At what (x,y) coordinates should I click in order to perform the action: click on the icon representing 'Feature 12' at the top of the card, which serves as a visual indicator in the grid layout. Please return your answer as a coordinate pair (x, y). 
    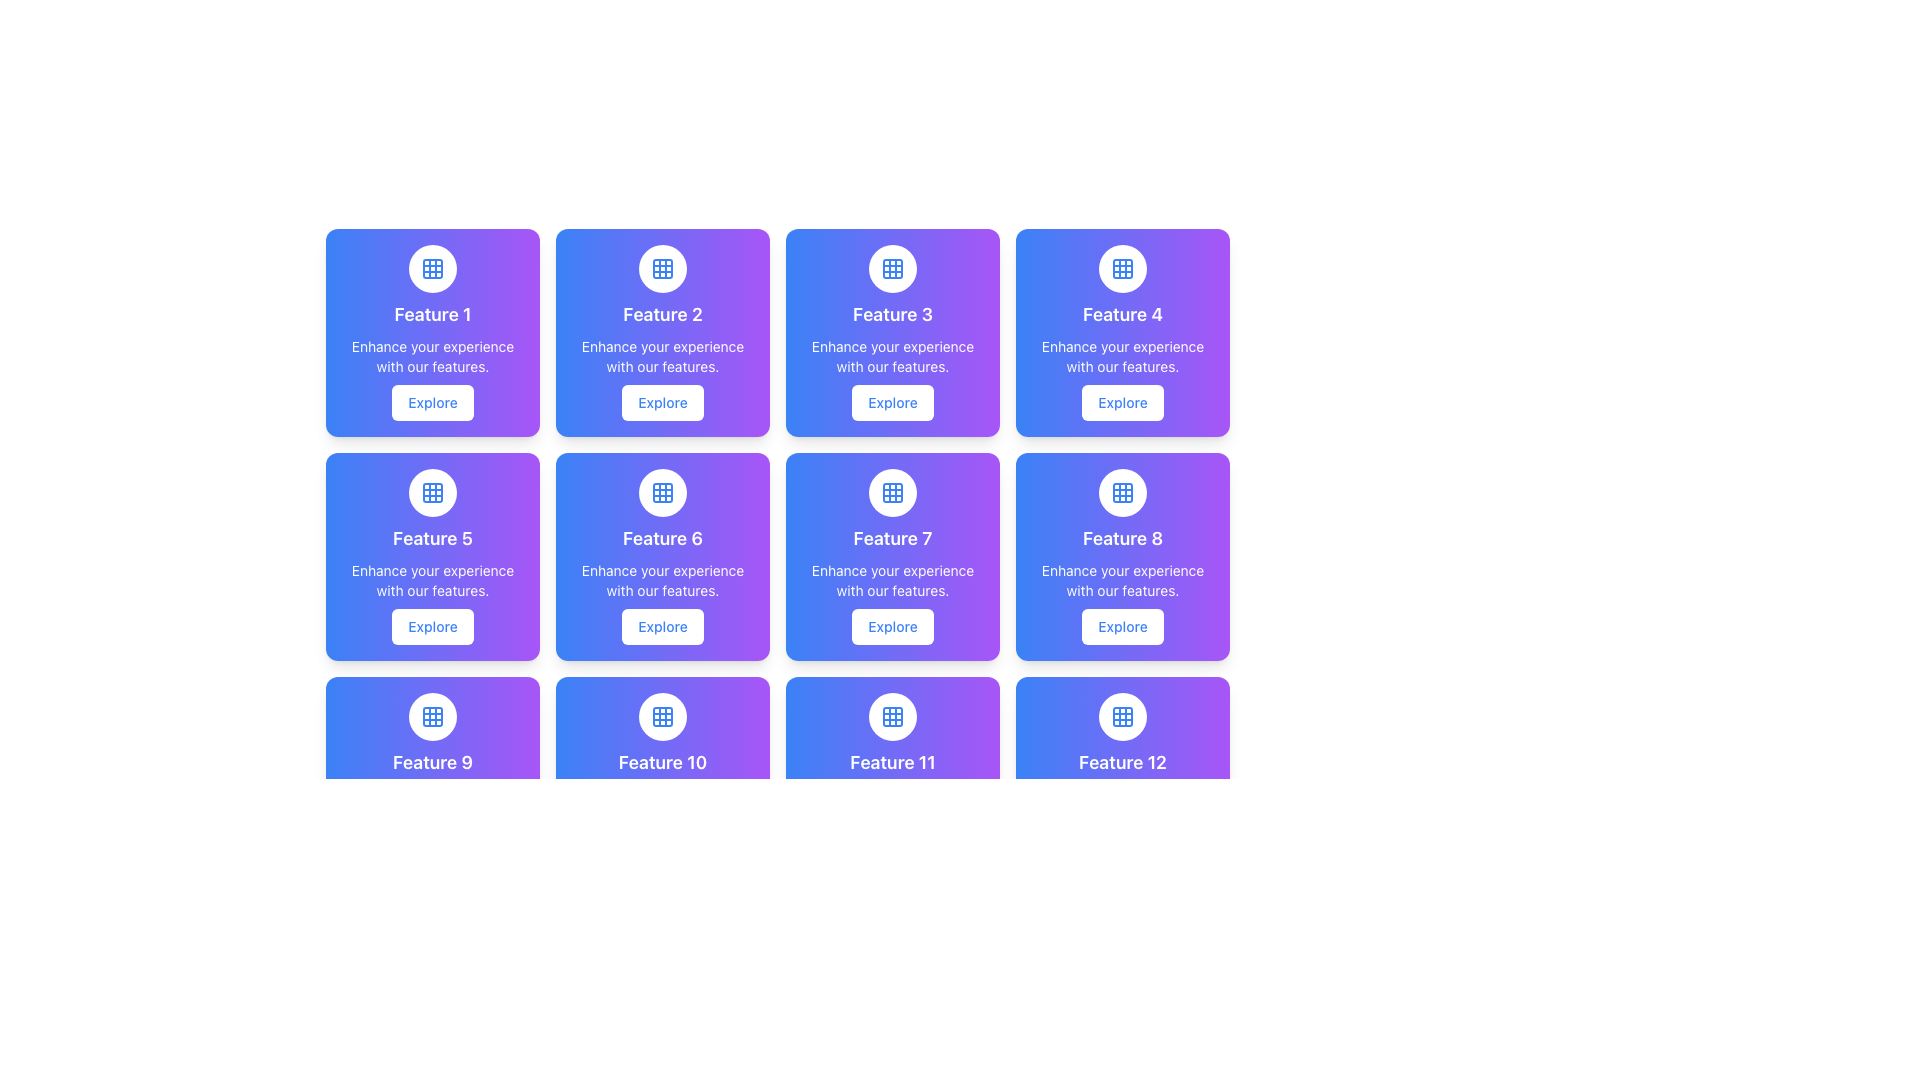
    Looking at the image, I should click on (1123, 716).